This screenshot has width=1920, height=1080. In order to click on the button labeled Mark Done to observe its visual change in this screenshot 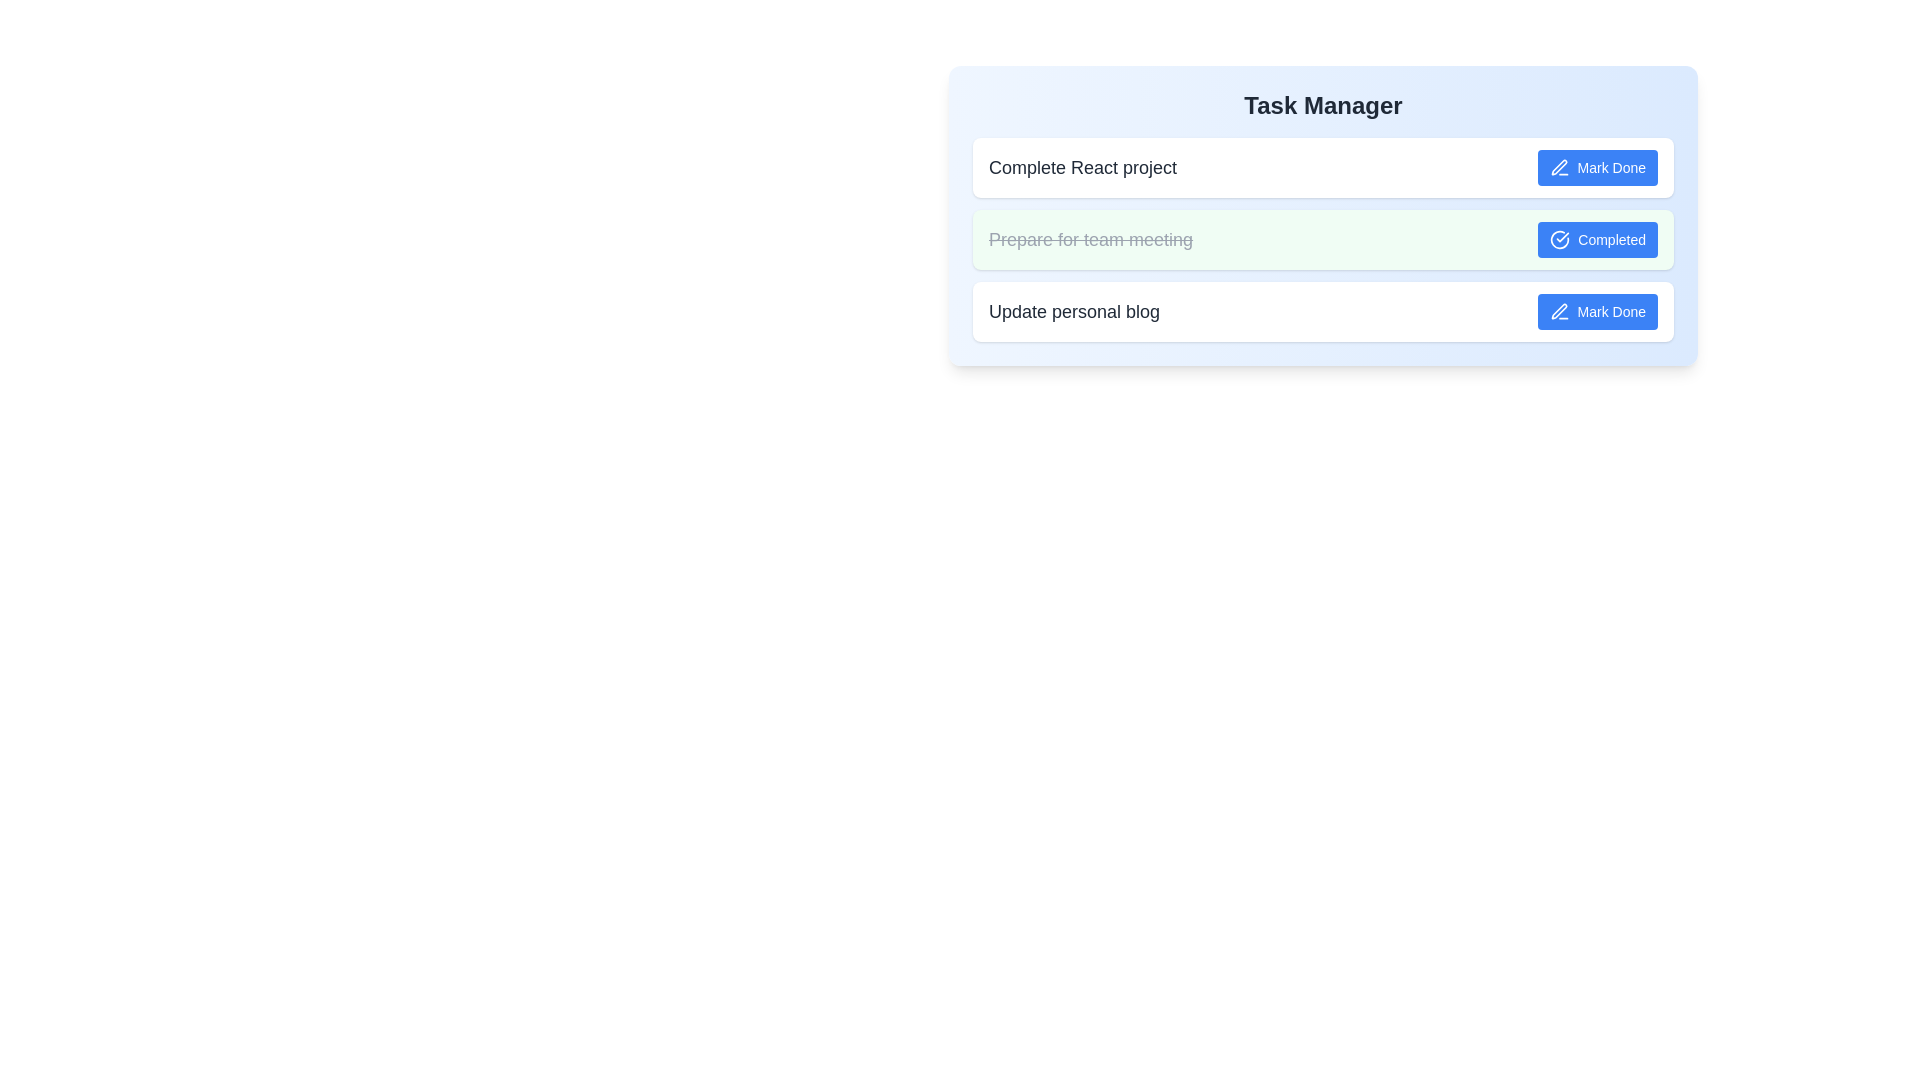, I will do `click(1596, 167)`.